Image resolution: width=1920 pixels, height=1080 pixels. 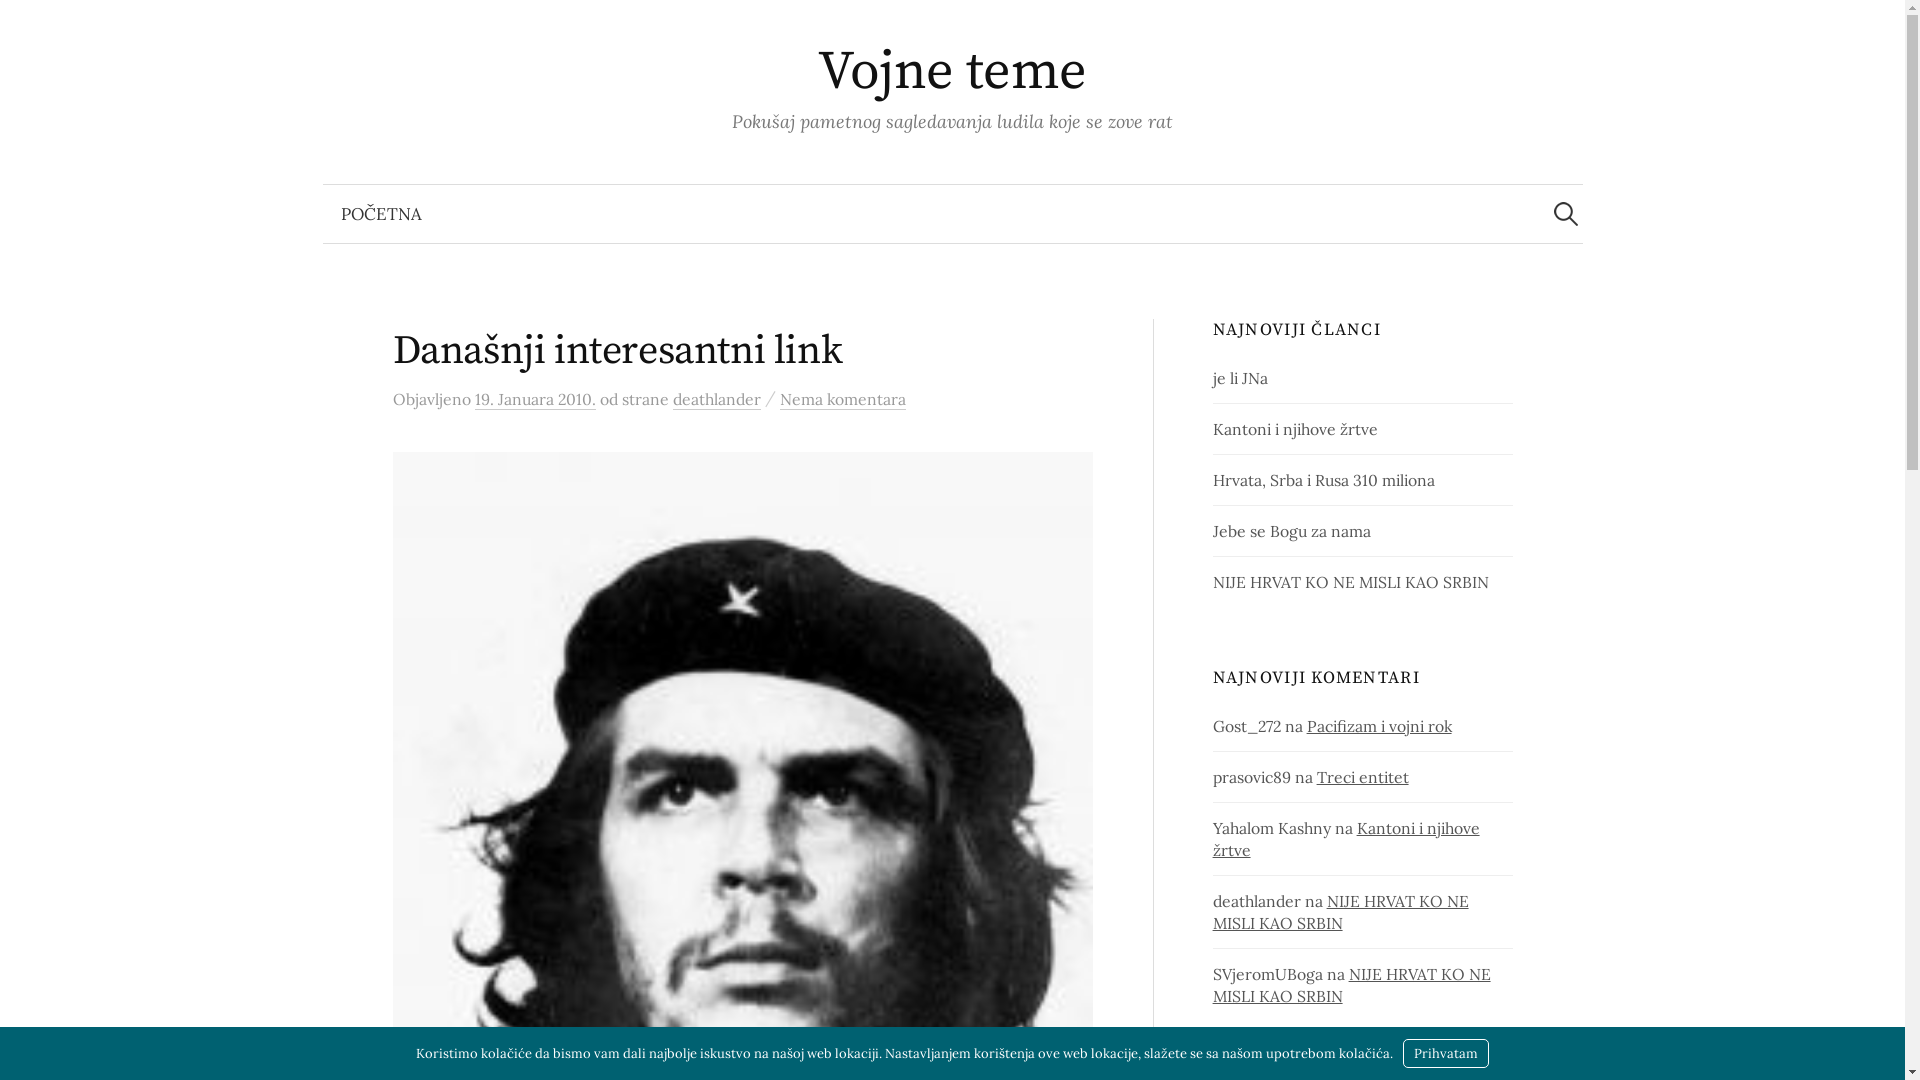 I want to click on '19. Januara 2010.', so click(x=534, y=399).